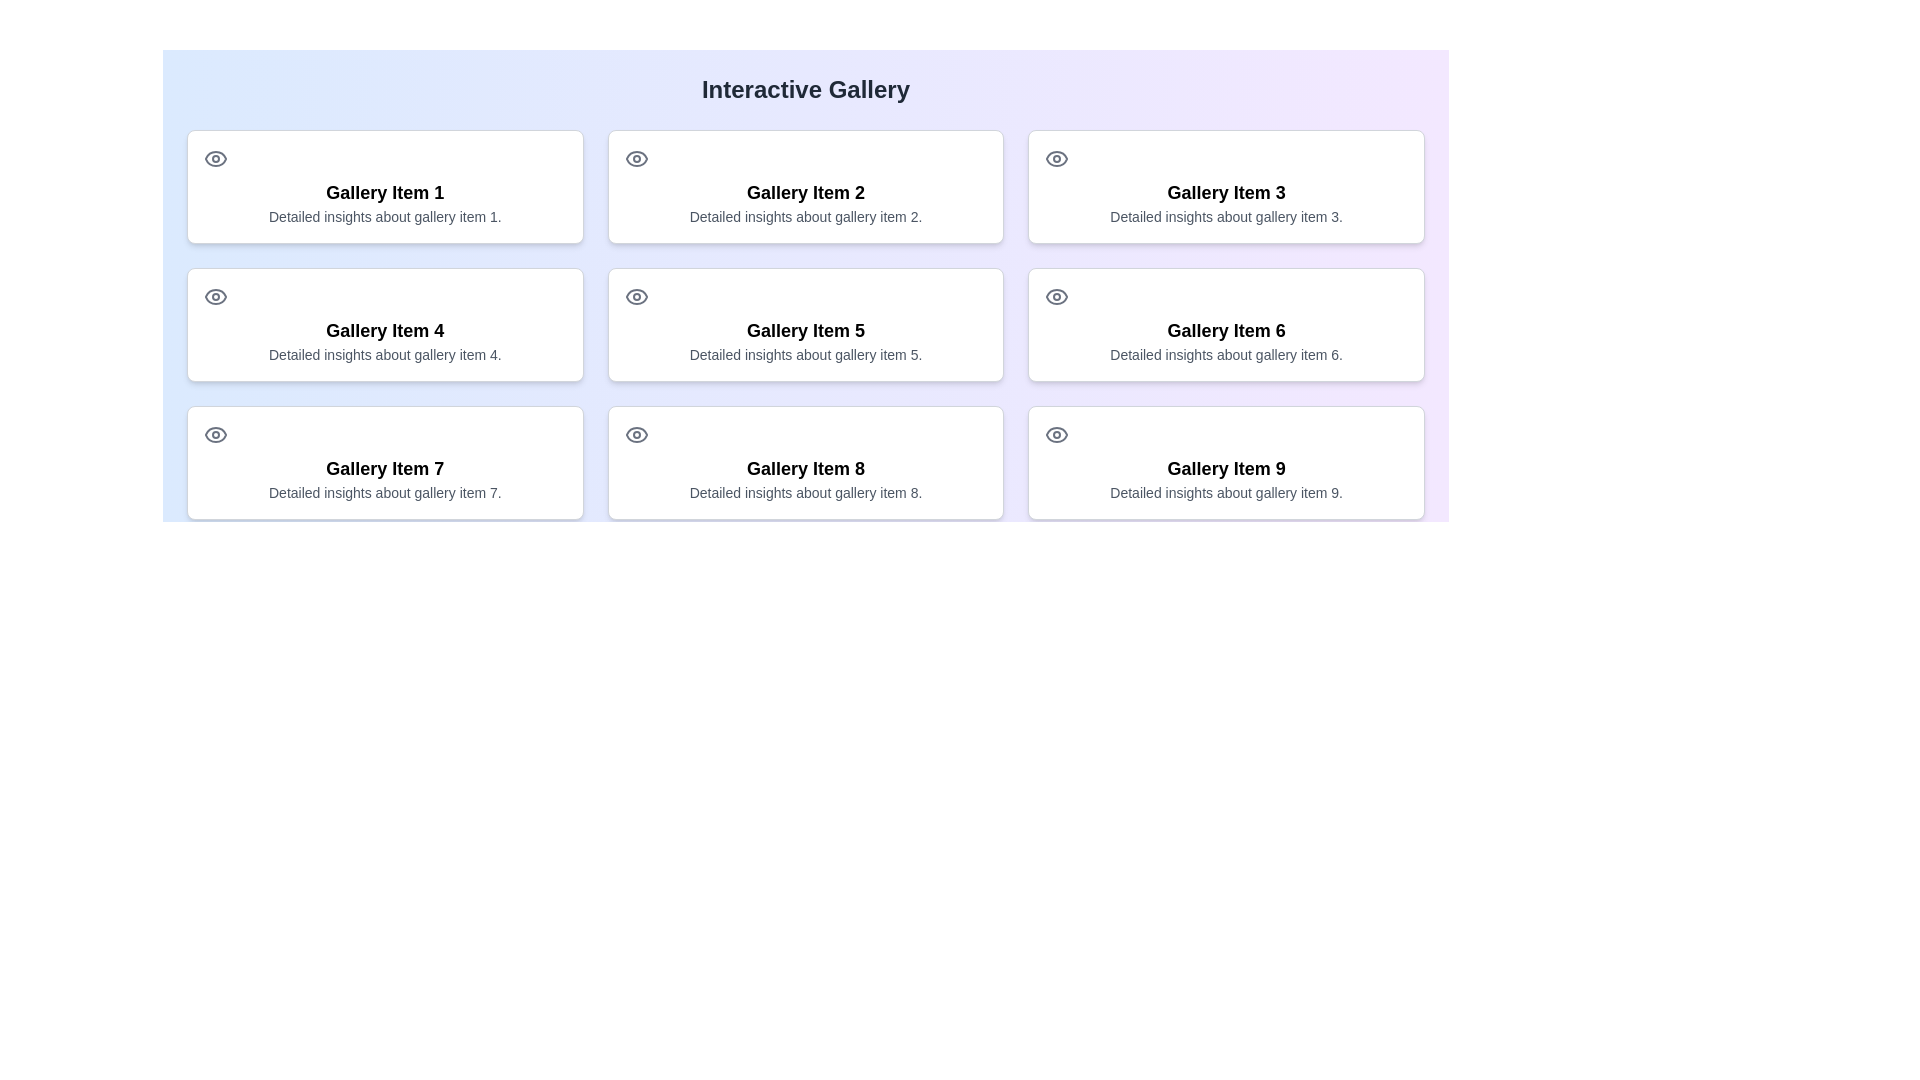 This screenshot has width=1920, height=1080. I want to click on the main title of the sixth gallery item located in the second row, third column of a 3x3 grid layout, so click(1225, 330).